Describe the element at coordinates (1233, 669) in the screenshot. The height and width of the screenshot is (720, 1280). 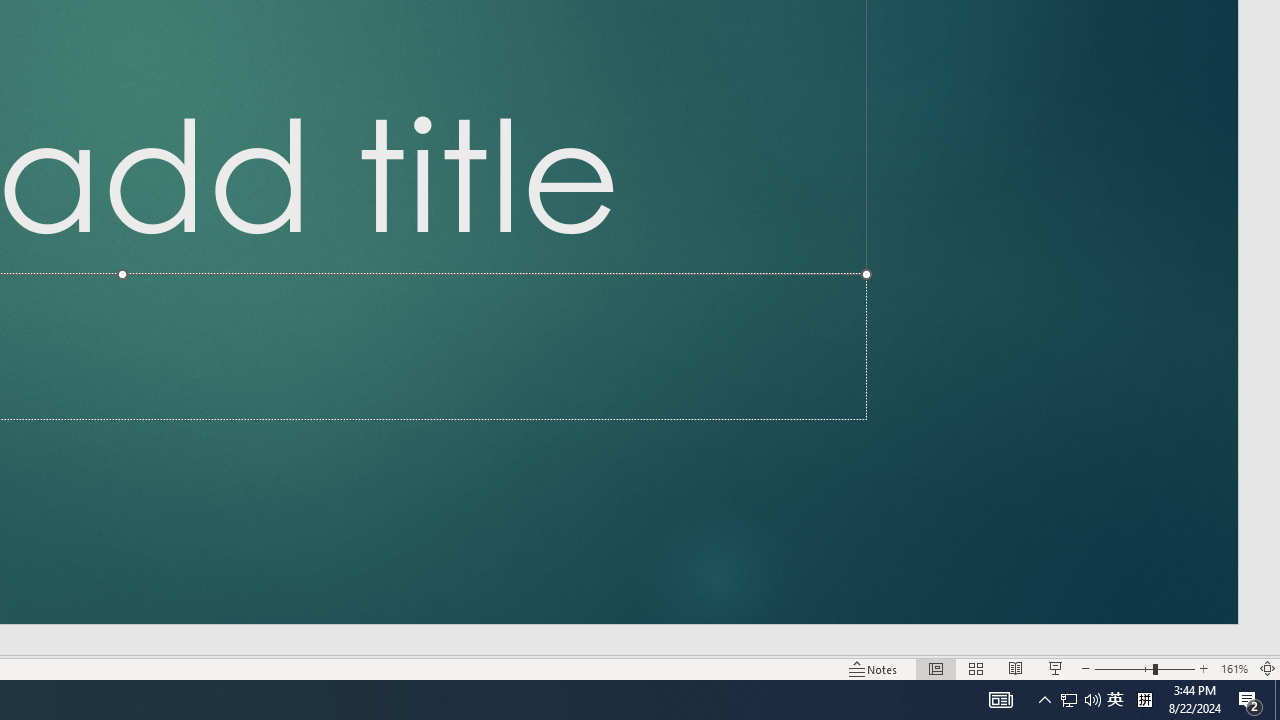
I see `'Zoom 161%'` at that location.